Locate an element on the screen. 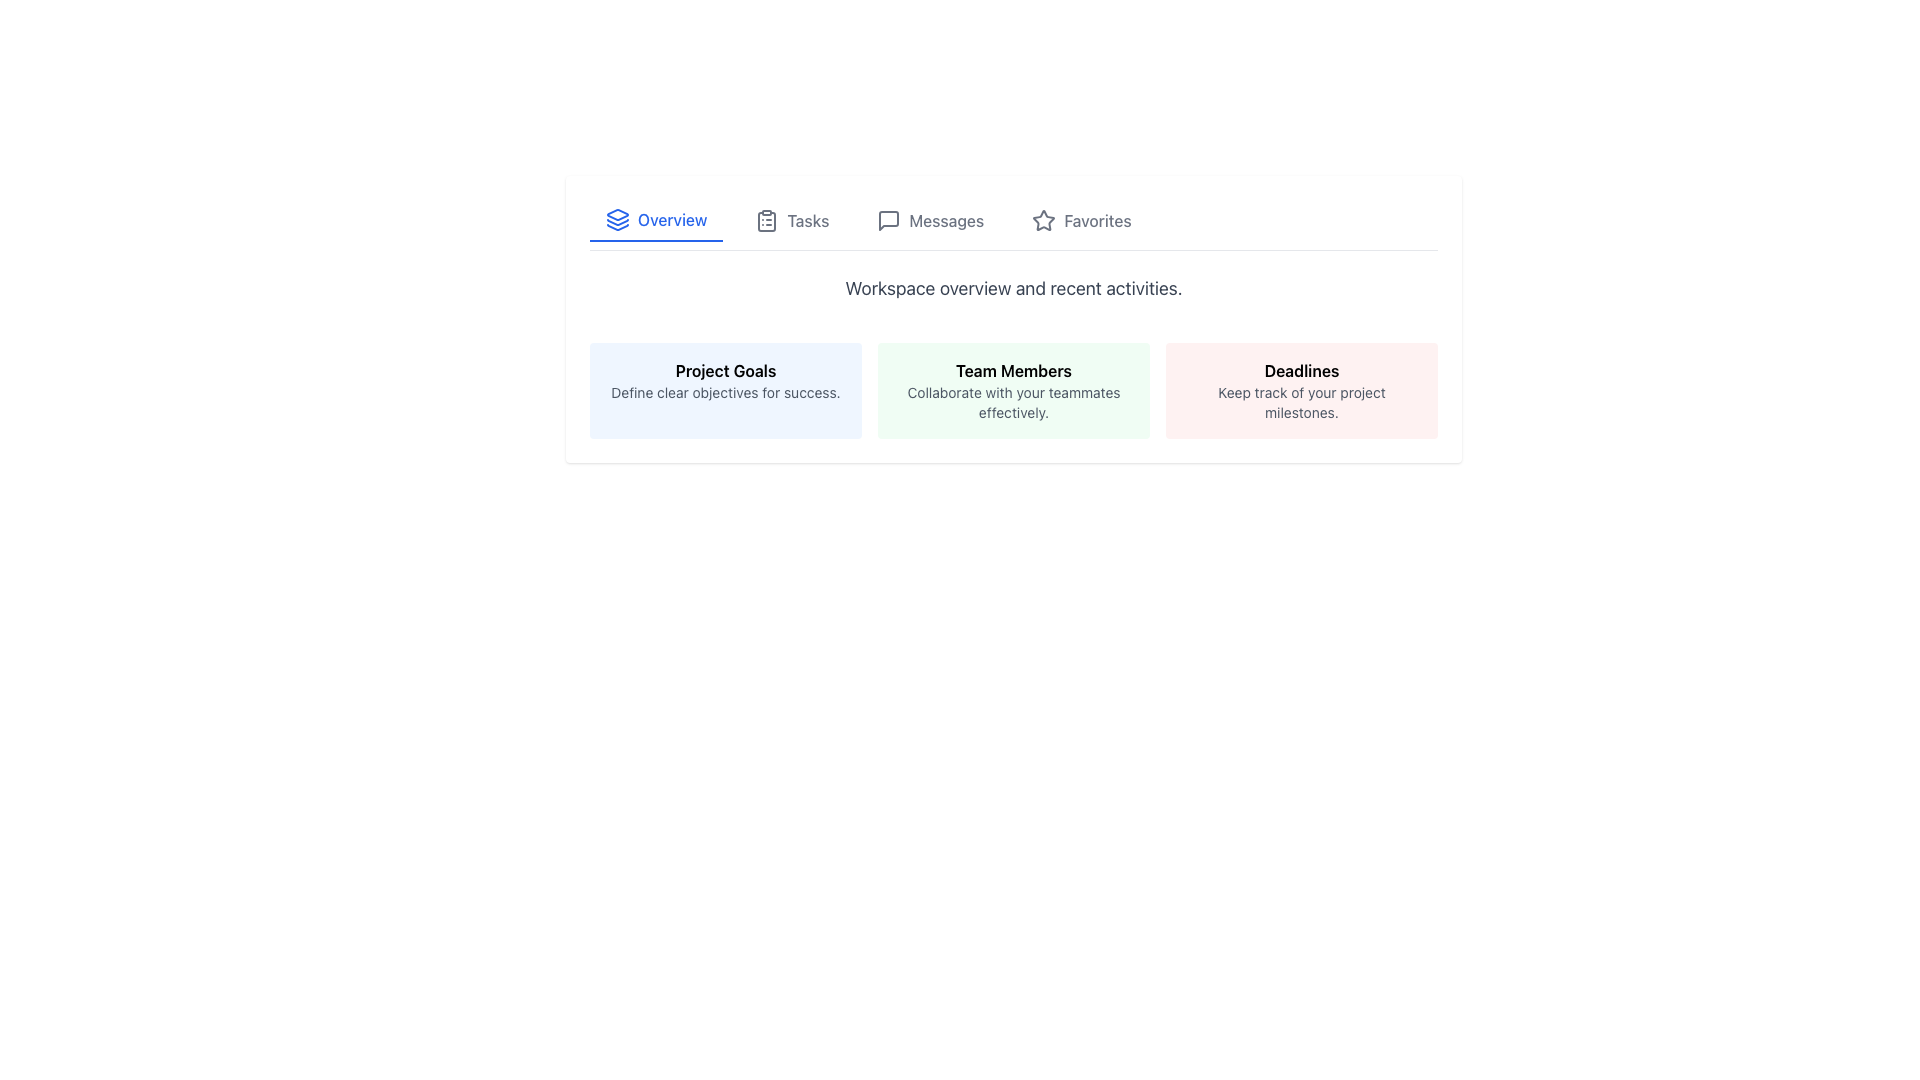  the 'Overview' text label in the navigation bar is located at coordinates (672, 219).